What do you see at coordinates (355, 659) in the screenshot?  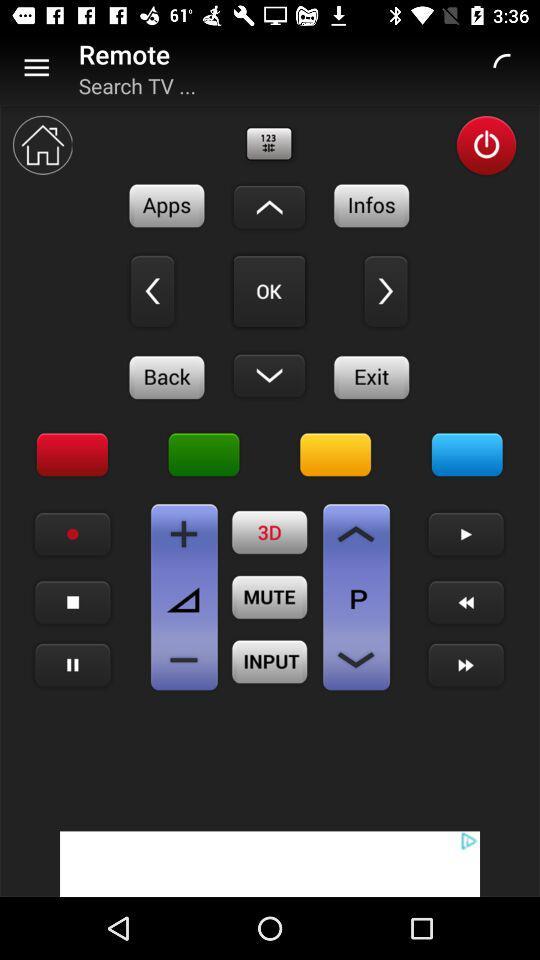 I see `the expand_more icon` at bounding box center [355, 659].